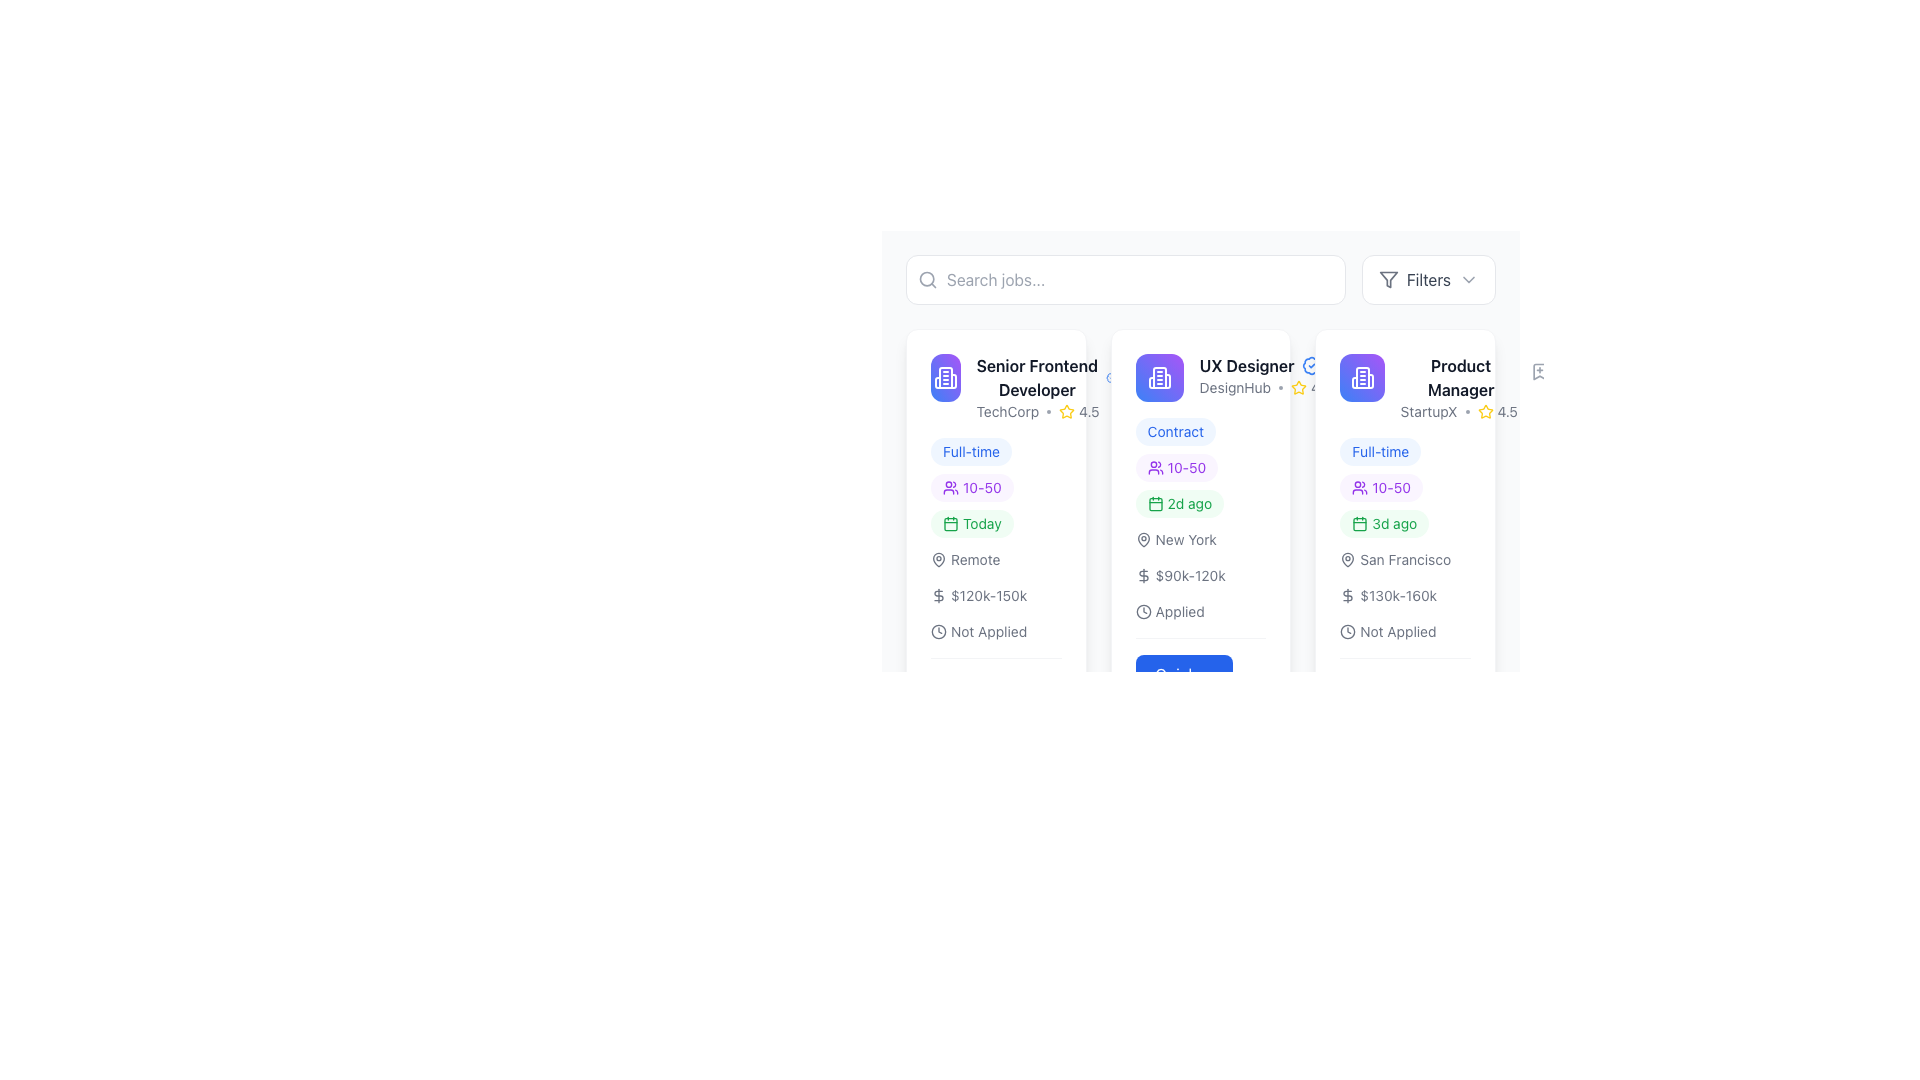 This screenshot has width=1920, height=1080. What do you see at coordinates (1176, 540) in the screenshot?
I see `the 'New York' text with the pin icon in the 'UX Designer' card to interact with the associated link` at bounding box center [1176, 540].